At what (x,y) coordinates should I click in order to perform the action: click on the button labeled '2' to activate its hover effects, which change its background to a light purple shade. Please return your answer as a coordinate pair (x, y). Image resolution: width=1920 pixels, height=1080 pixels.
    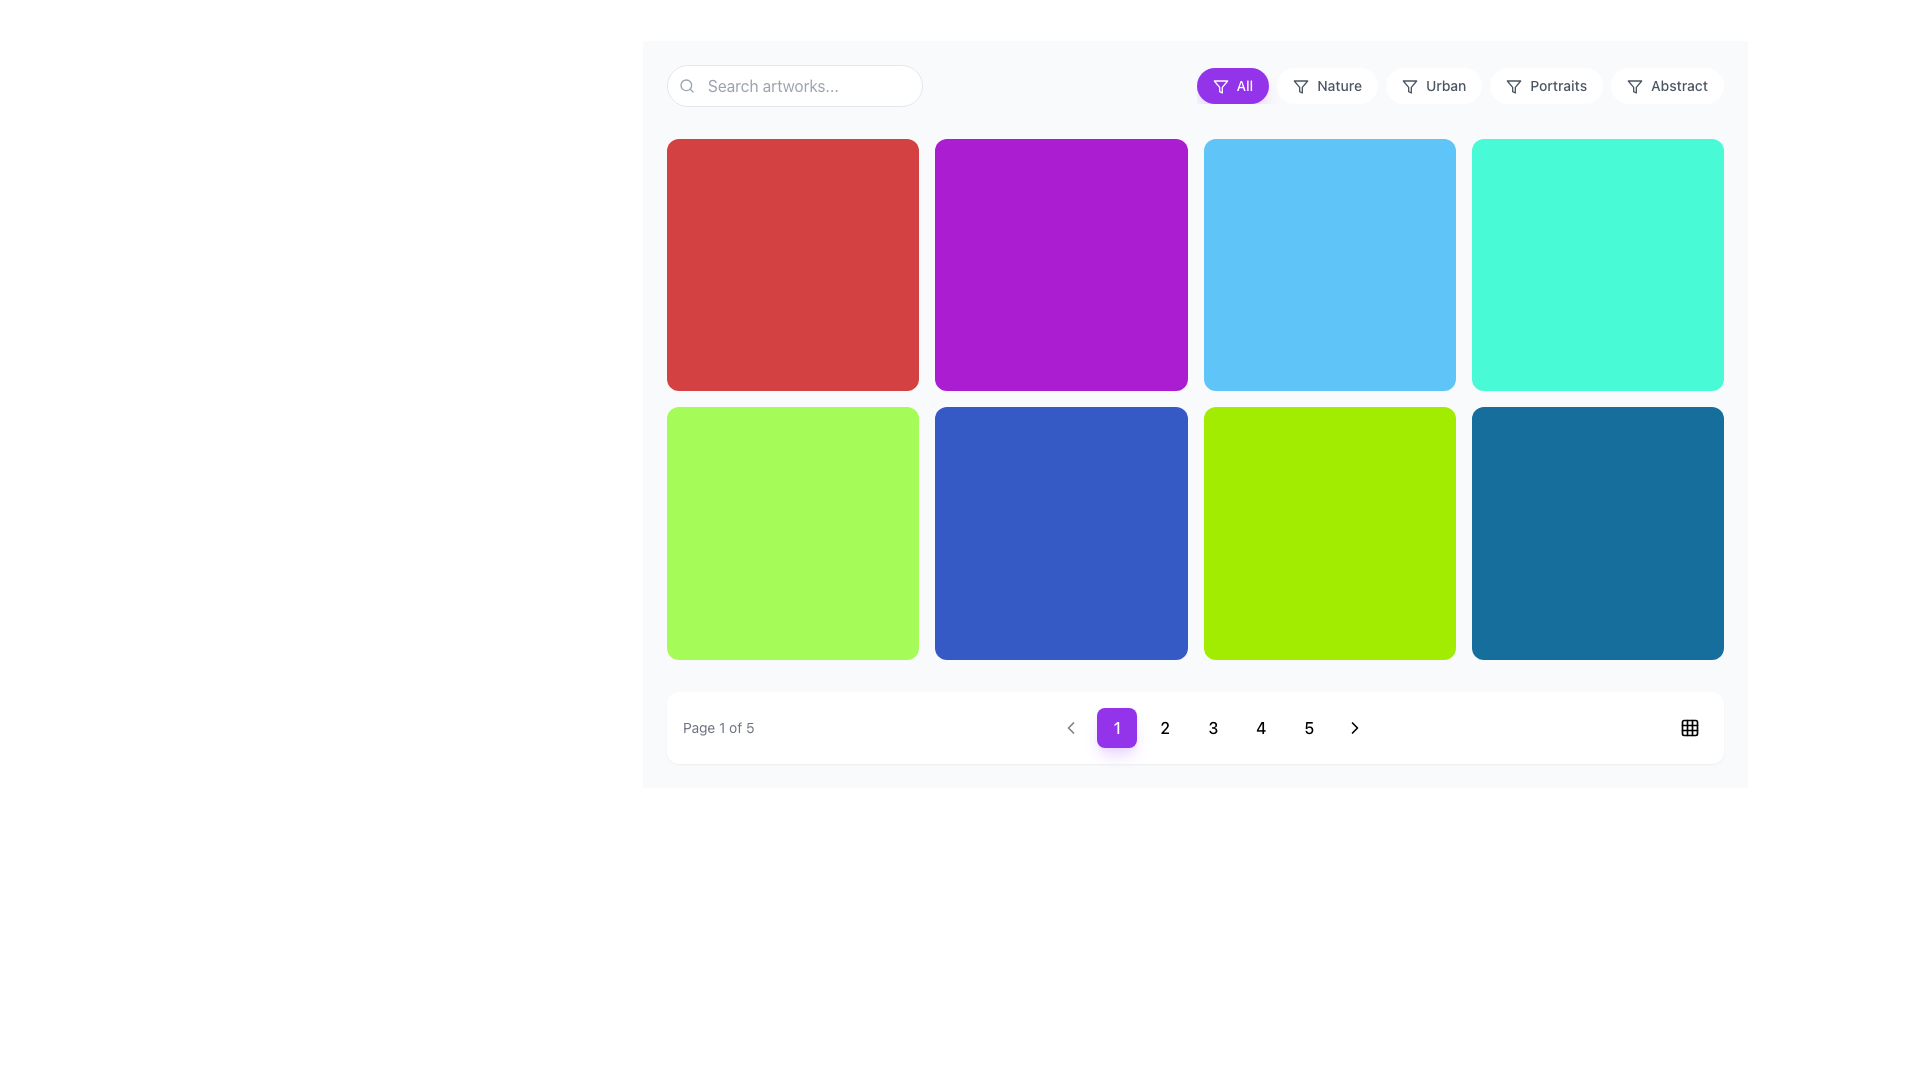
    Looking at the image, I should click on (1165, 727).